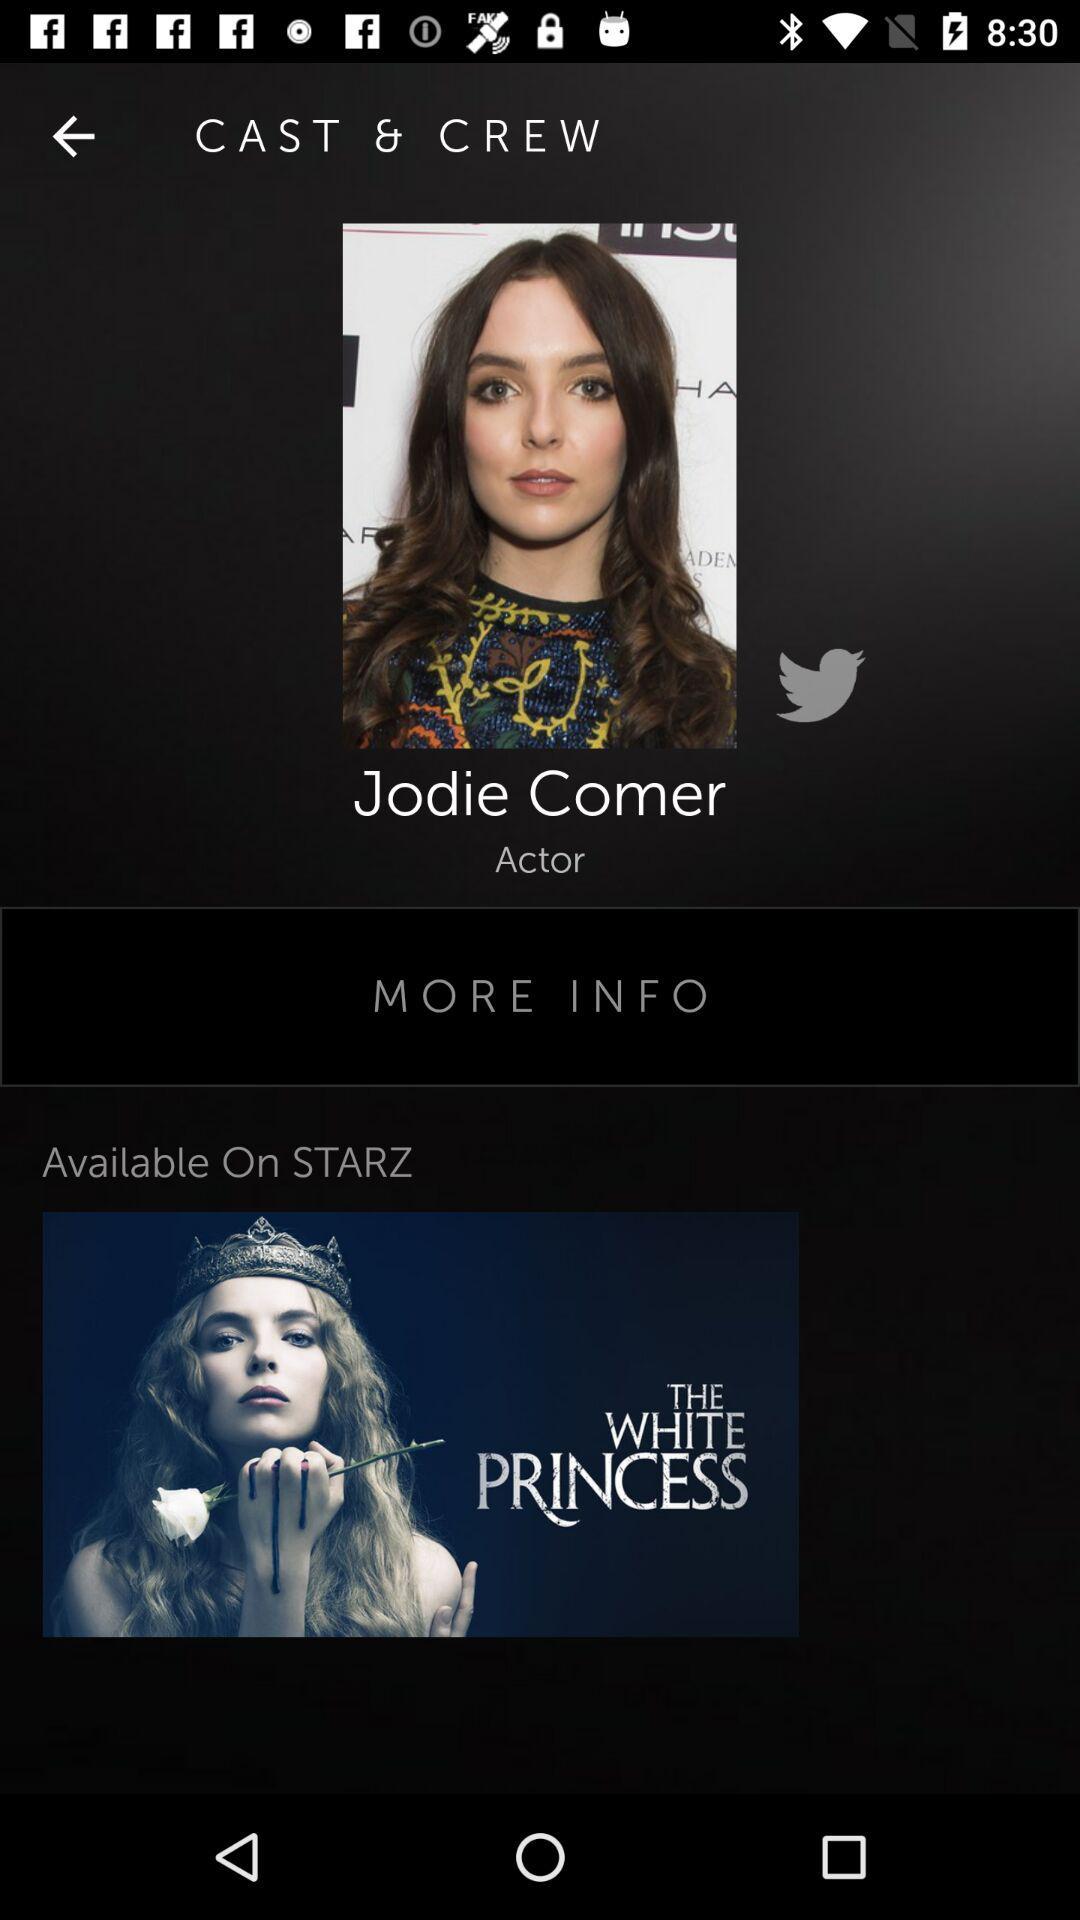  I want to click on more info item, so click(540, 996).